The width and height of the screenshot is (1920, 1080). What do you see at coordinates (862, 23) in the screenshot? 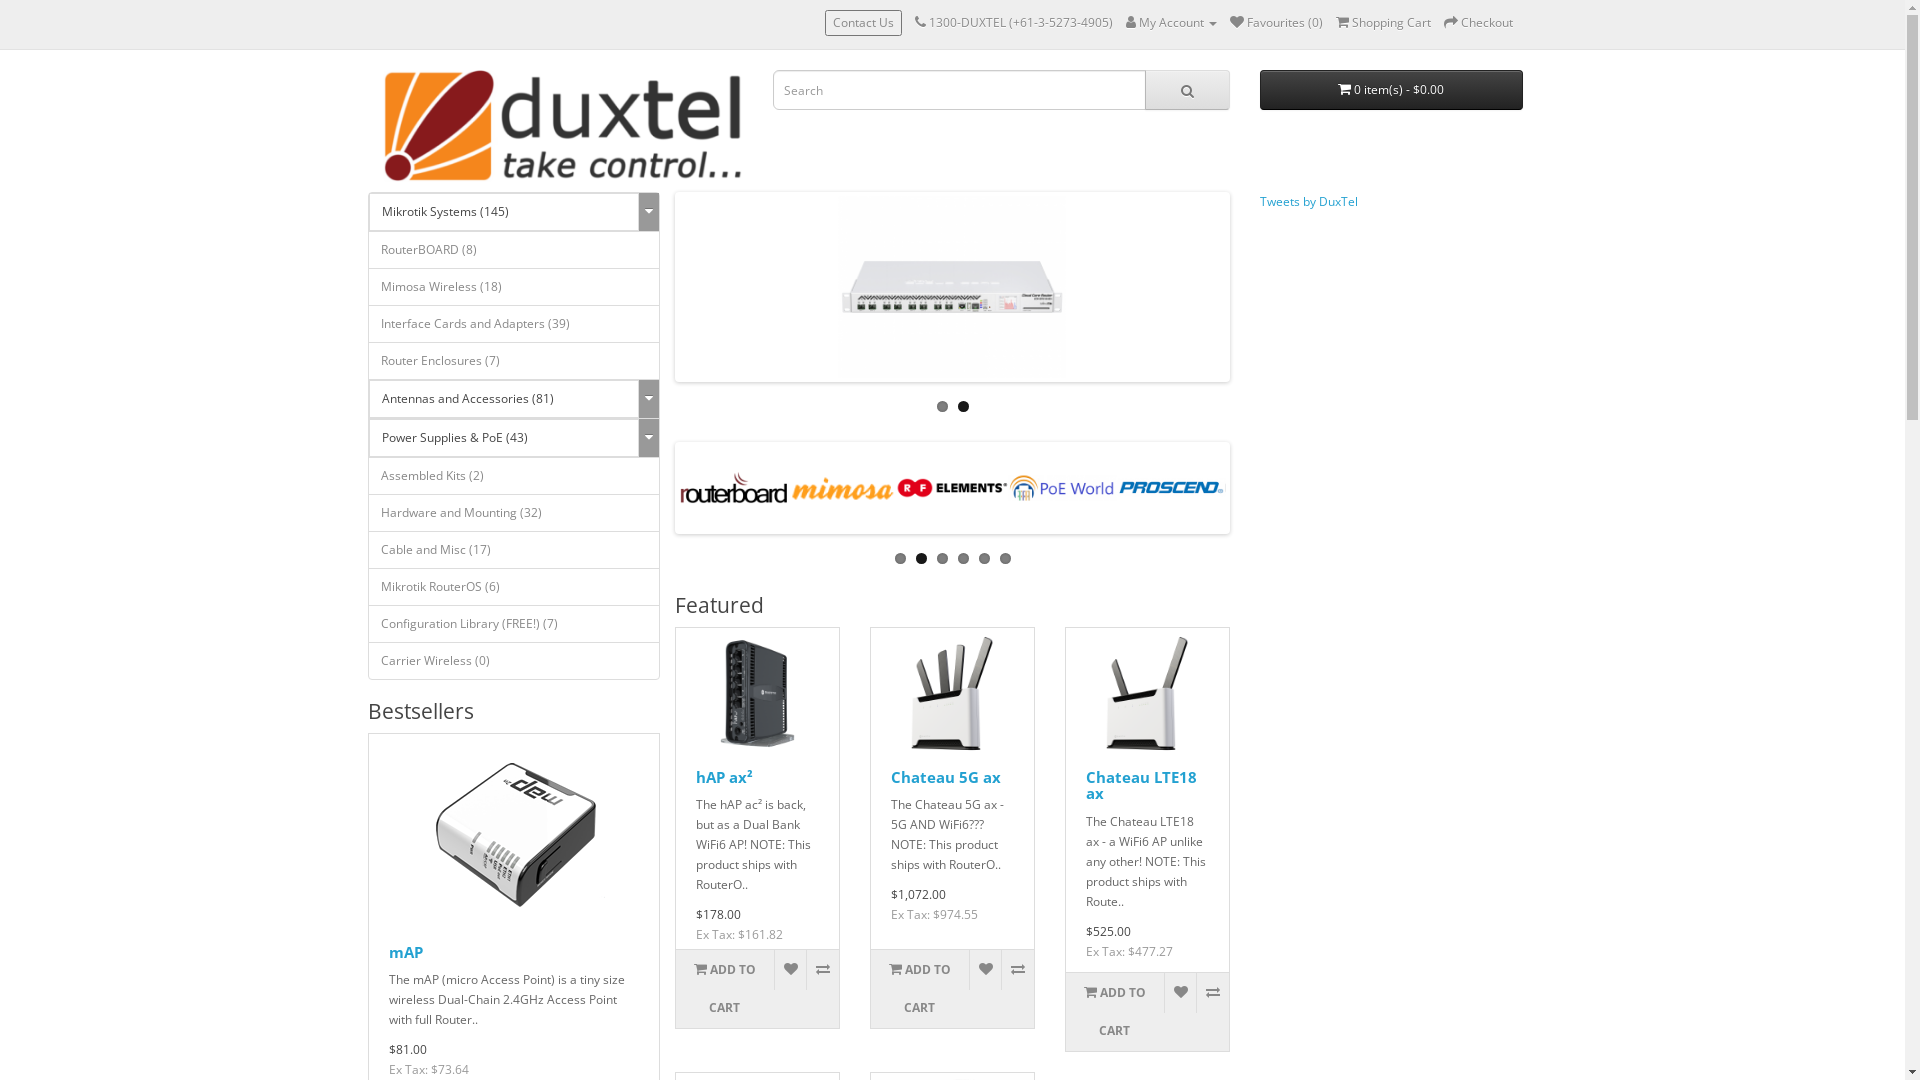
I see `'Contact Us'` at bounding box center [862, 23].